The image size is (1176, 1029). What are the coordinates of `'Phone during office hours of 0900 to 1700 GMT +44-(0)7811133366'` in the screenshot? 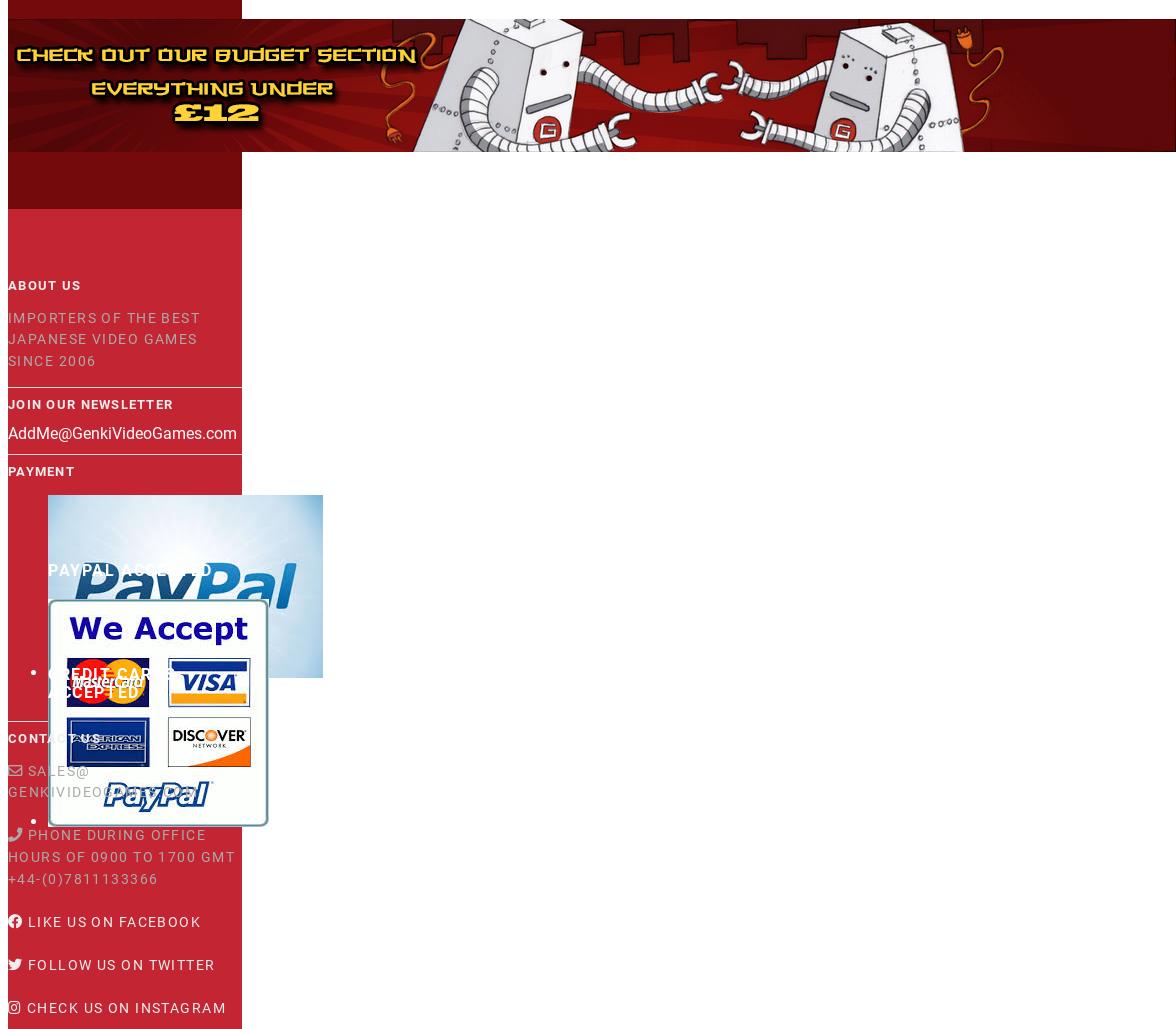 It's located at (121, 855).